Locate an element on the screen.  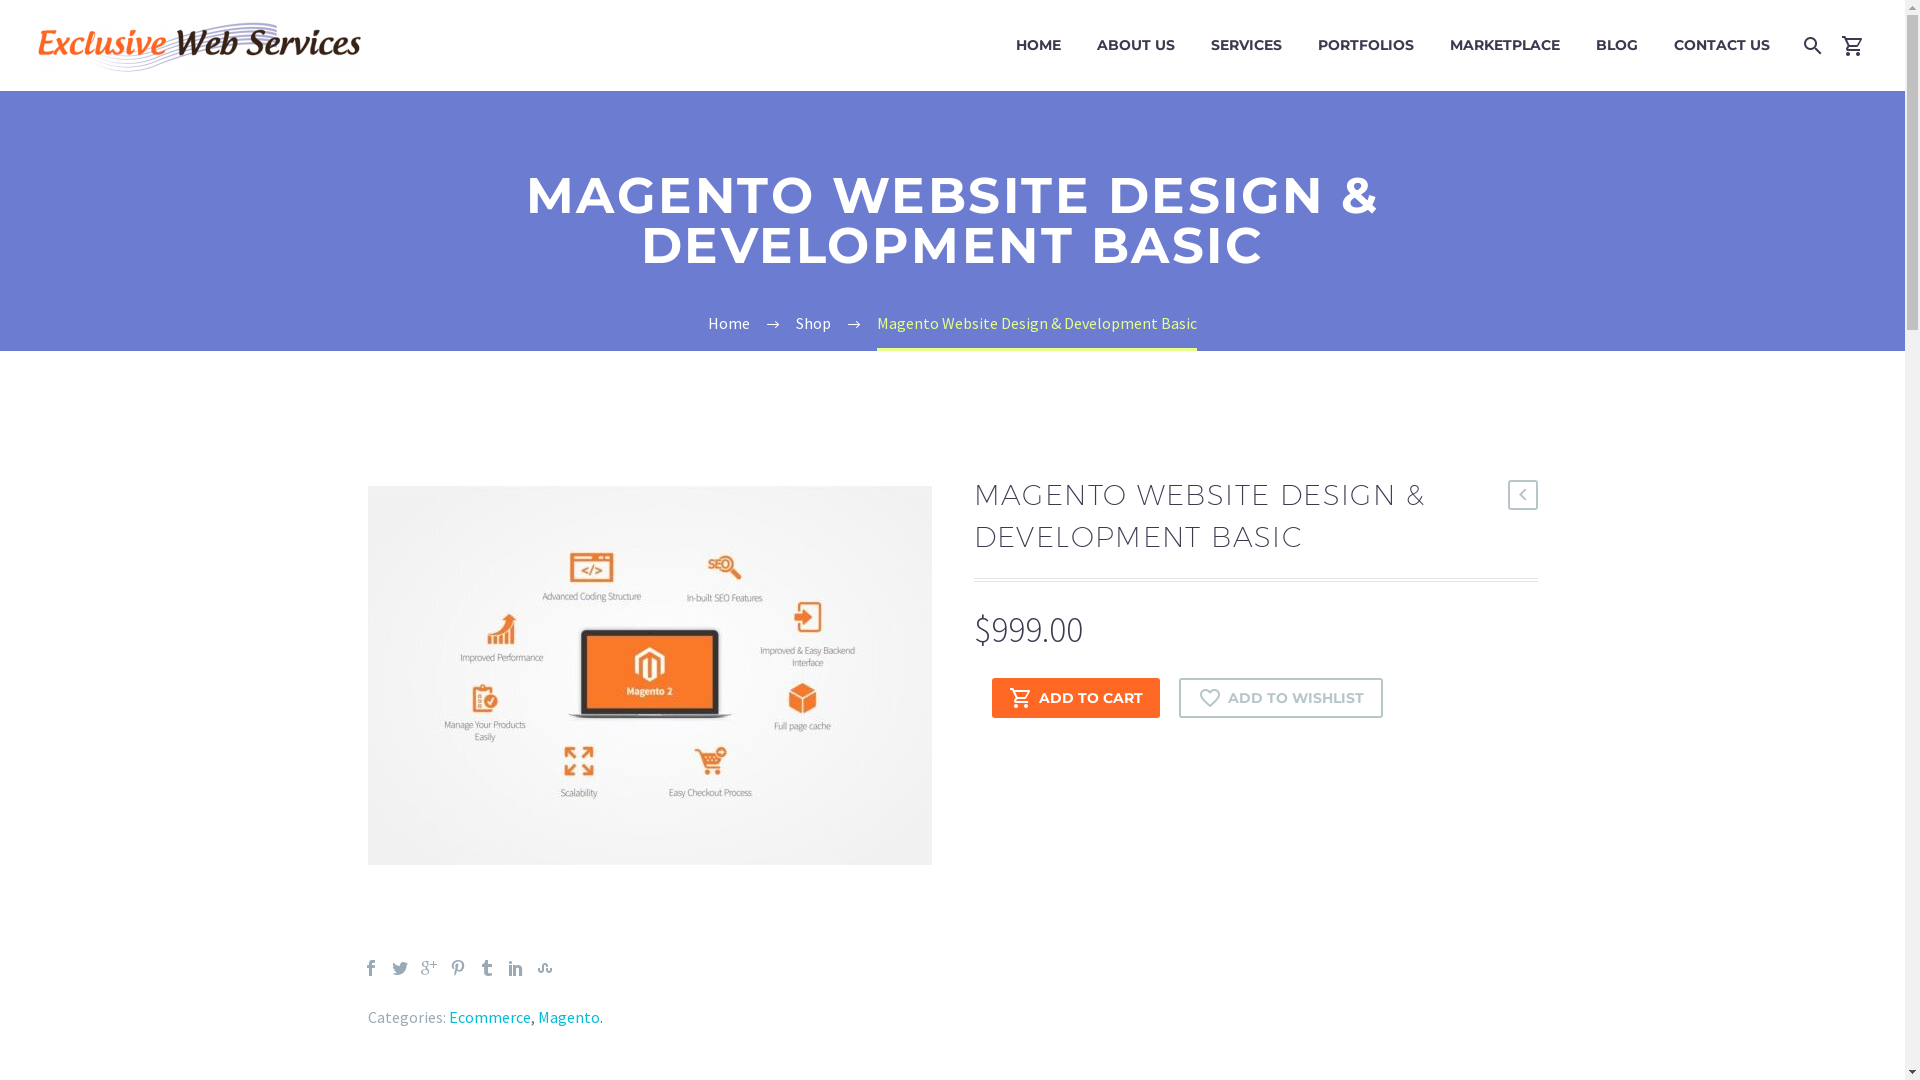
'Pinterest' is located at coordinates (456, 967).